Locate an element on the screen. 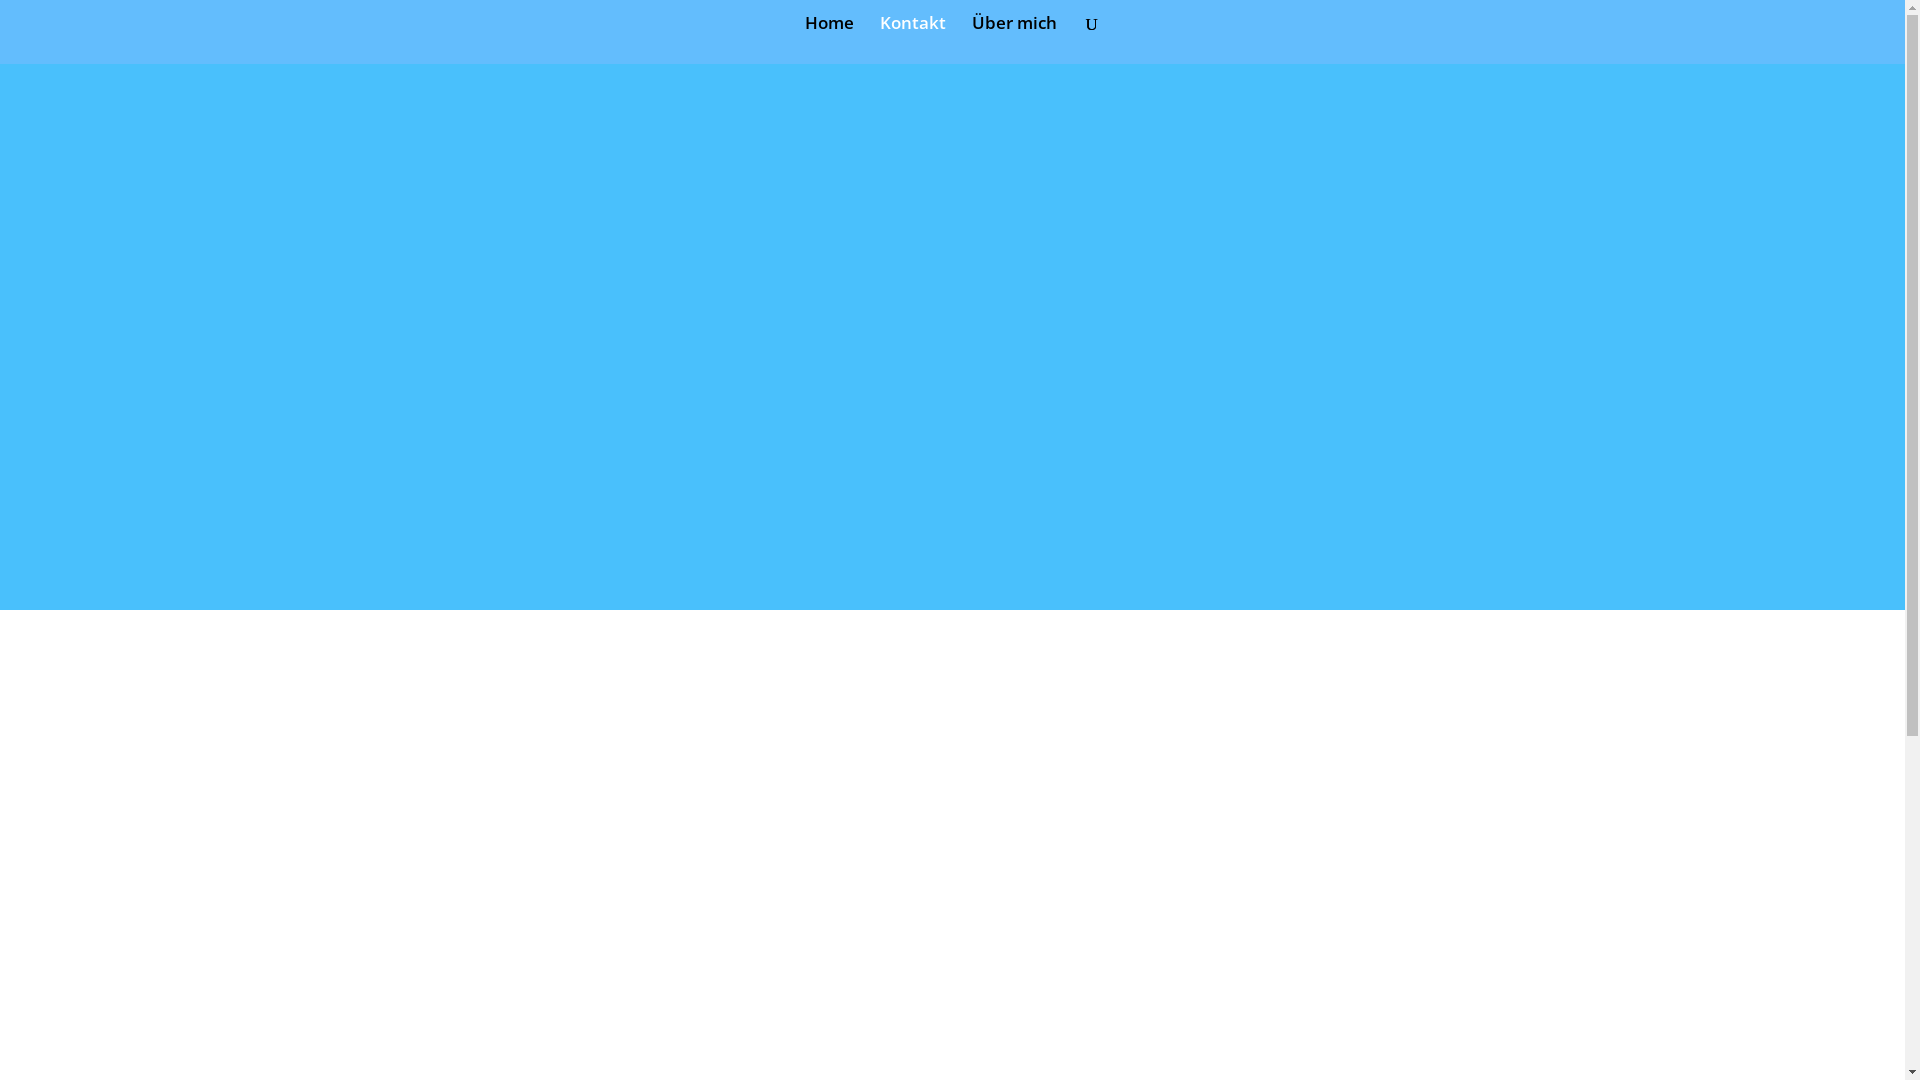 The height and width of the screenshot is (1080, 1920). 'Home' is located at coordinates (828, 39).